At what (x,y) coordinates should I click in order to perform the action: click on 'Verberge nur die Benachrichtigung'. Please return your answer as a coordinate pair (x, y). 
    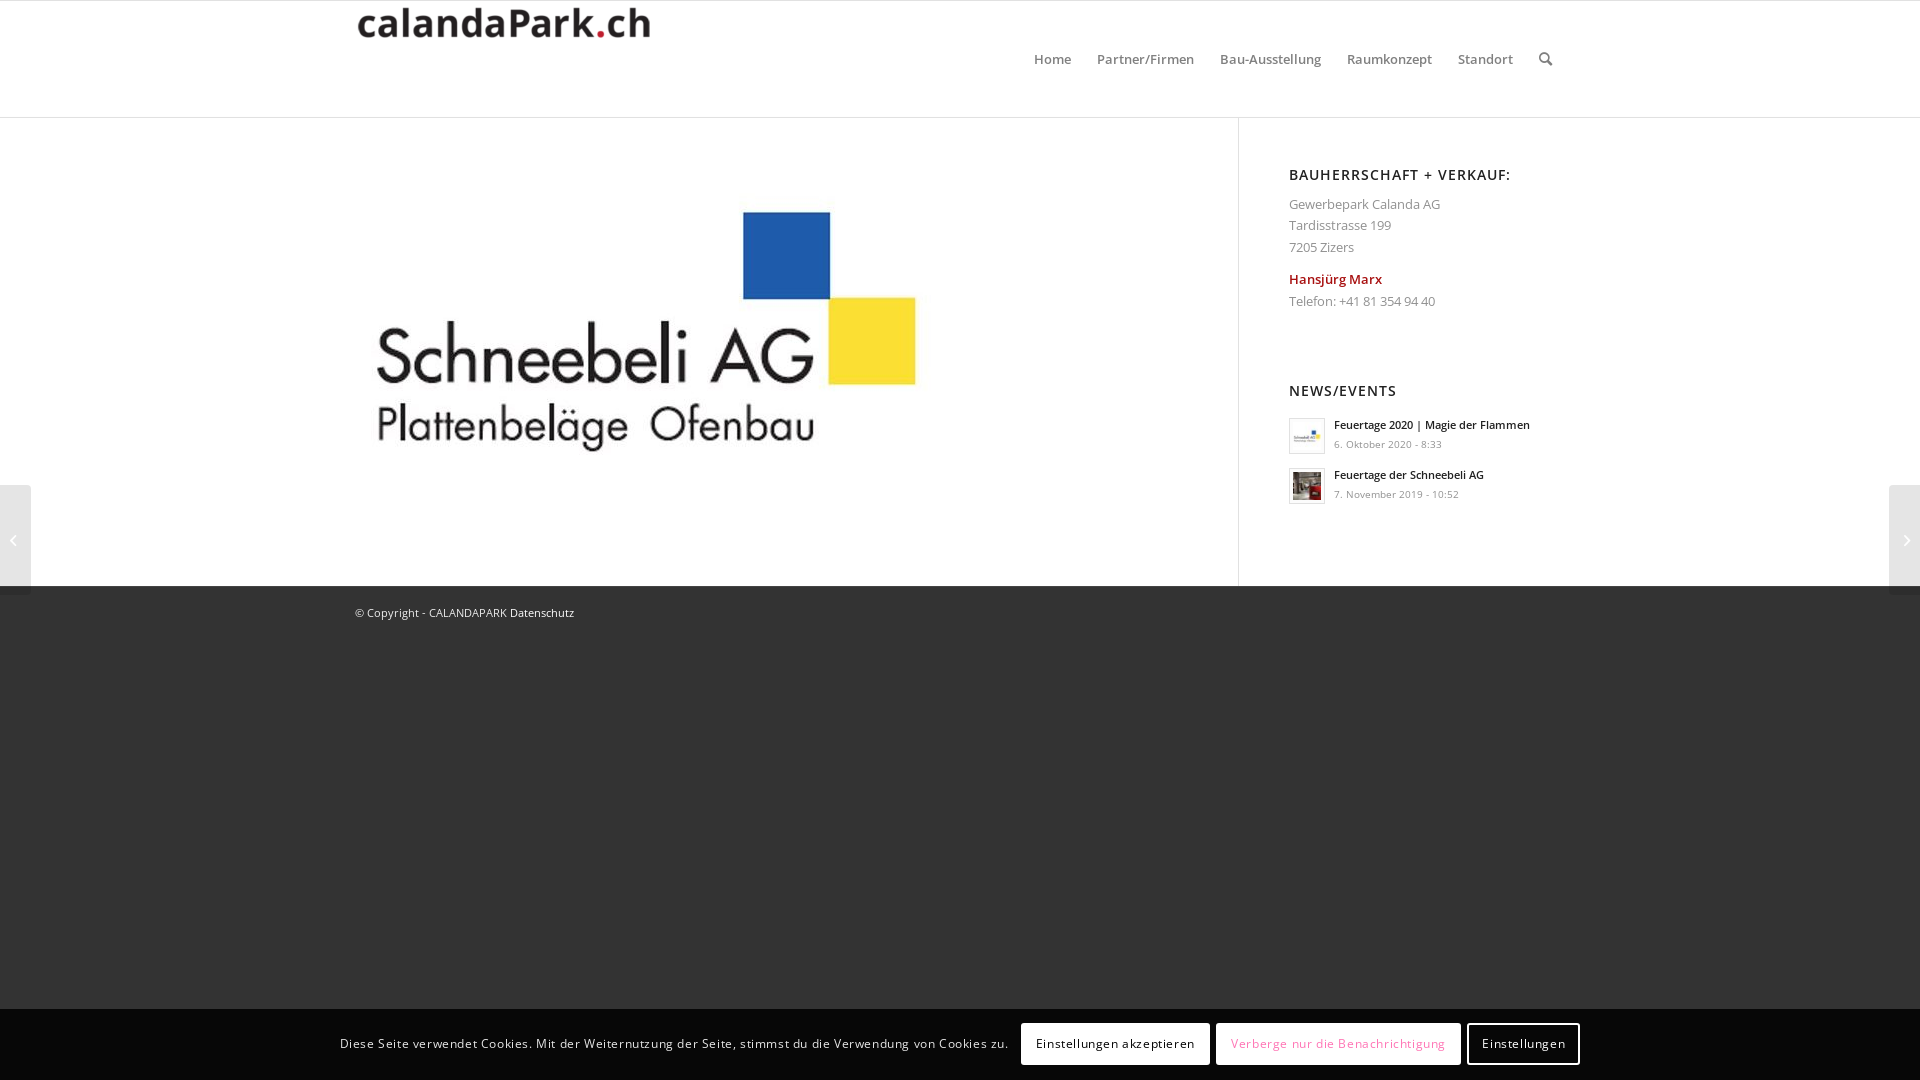
    Looking at the image, I should click on (1338, 1043).